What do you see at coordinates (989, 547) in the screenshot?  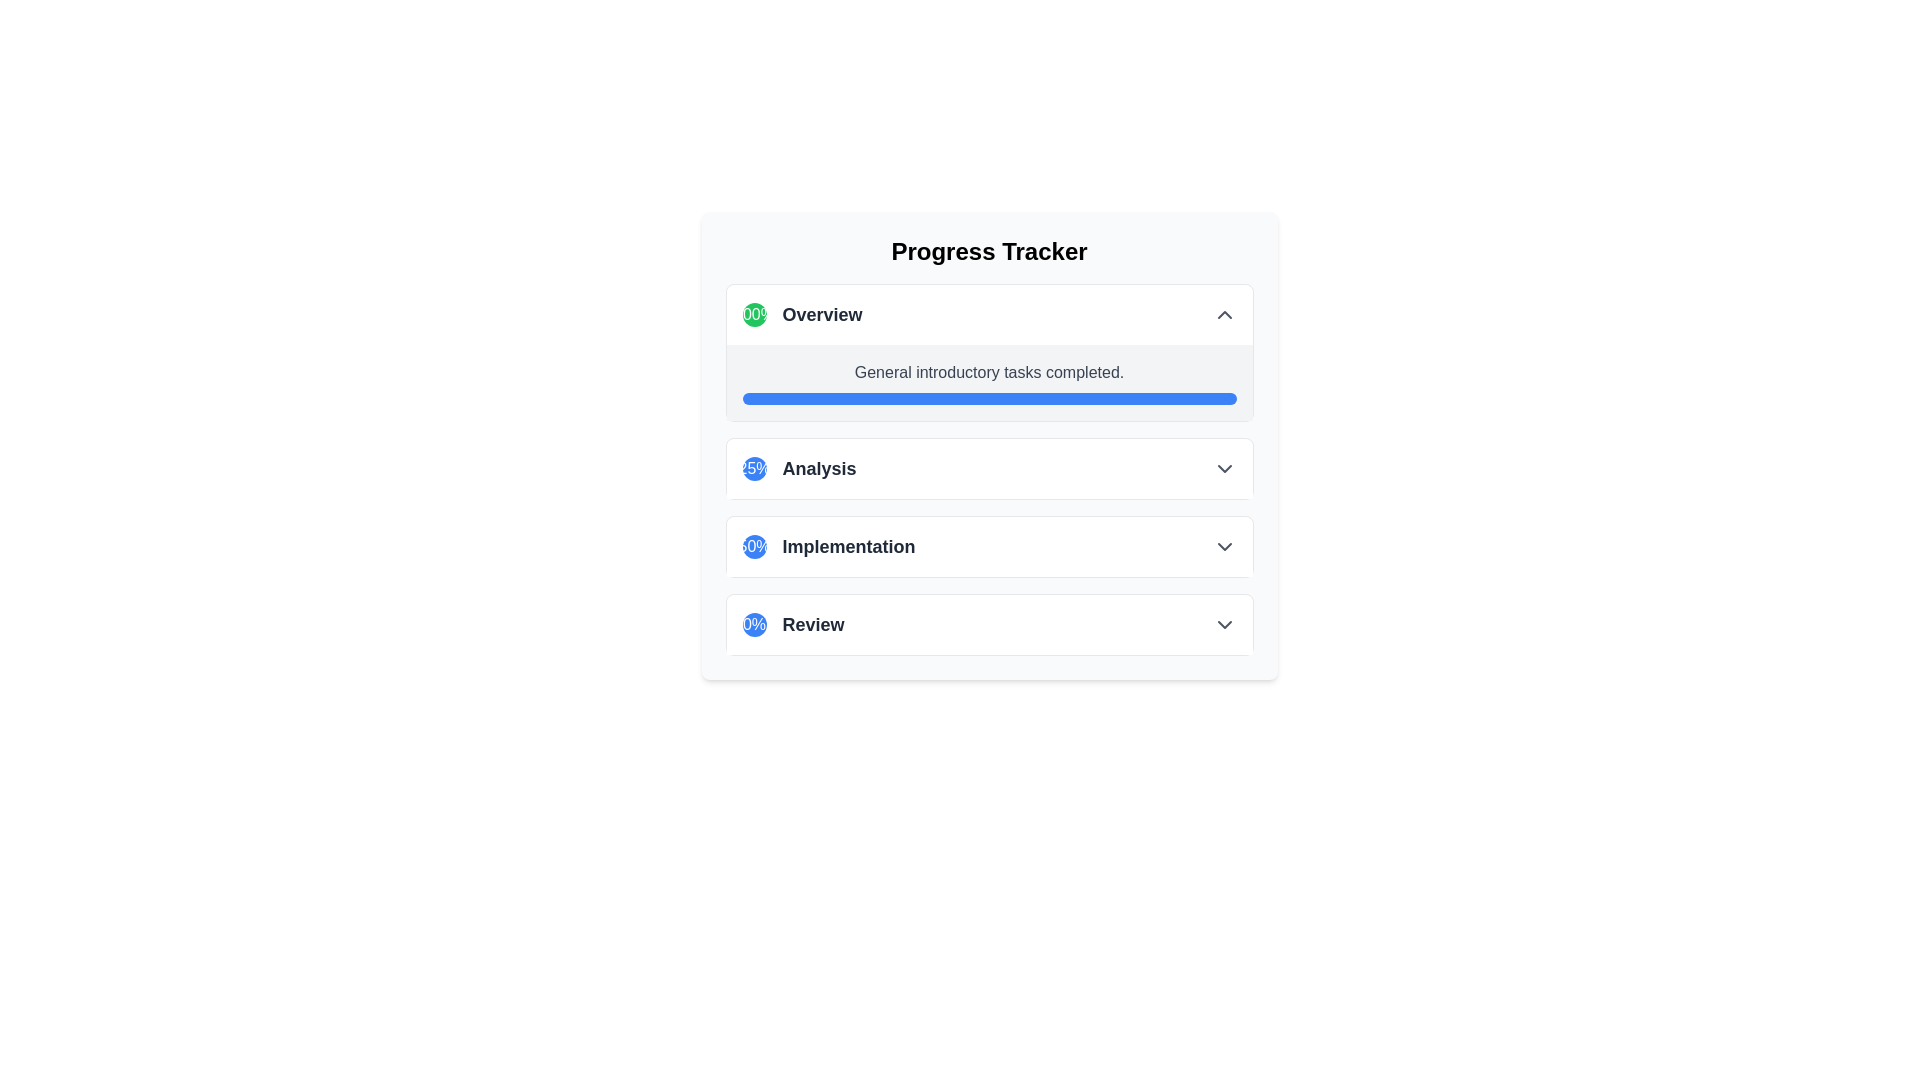 I see `the Implementation button in the progress tracking interface` at bounding box center [989, 547].